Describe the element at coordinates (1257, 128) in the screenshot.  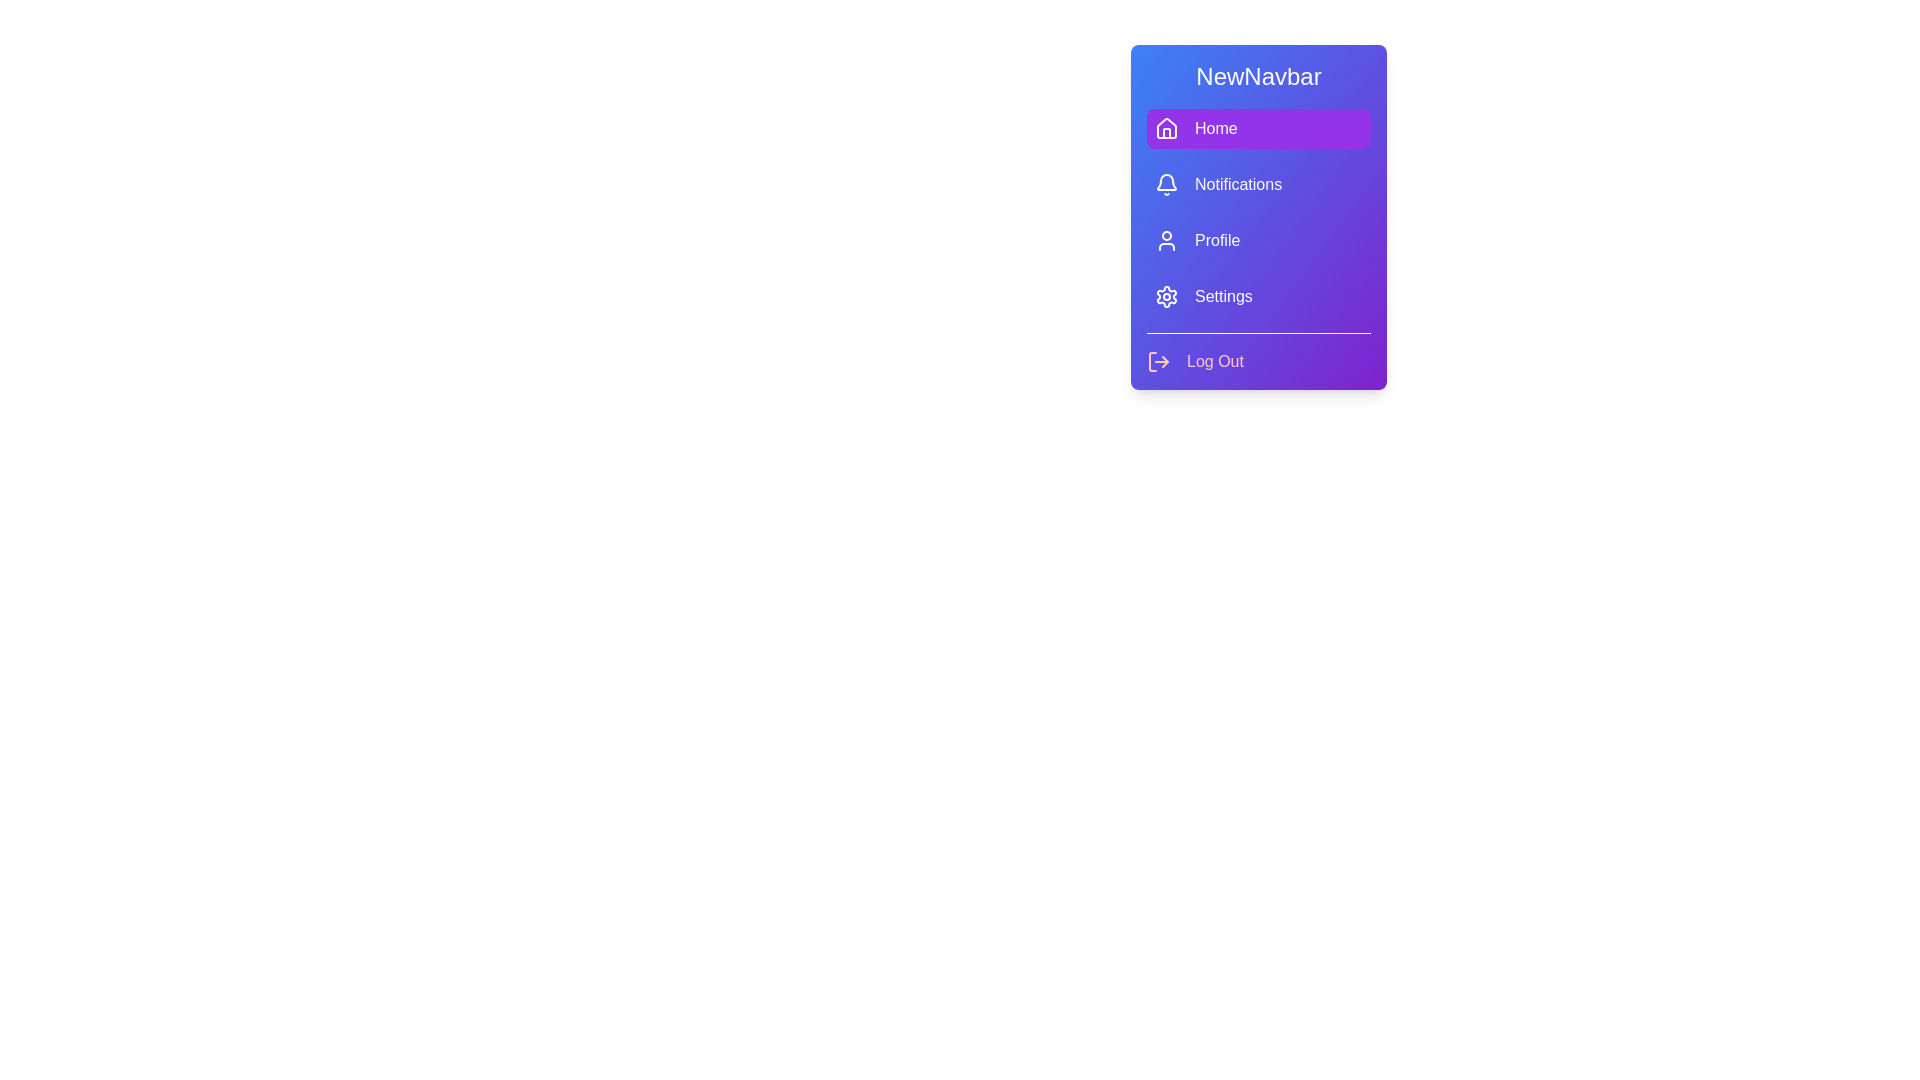
I see `the 'Home' navigation button located at the top of the sidebar menu` at that location.